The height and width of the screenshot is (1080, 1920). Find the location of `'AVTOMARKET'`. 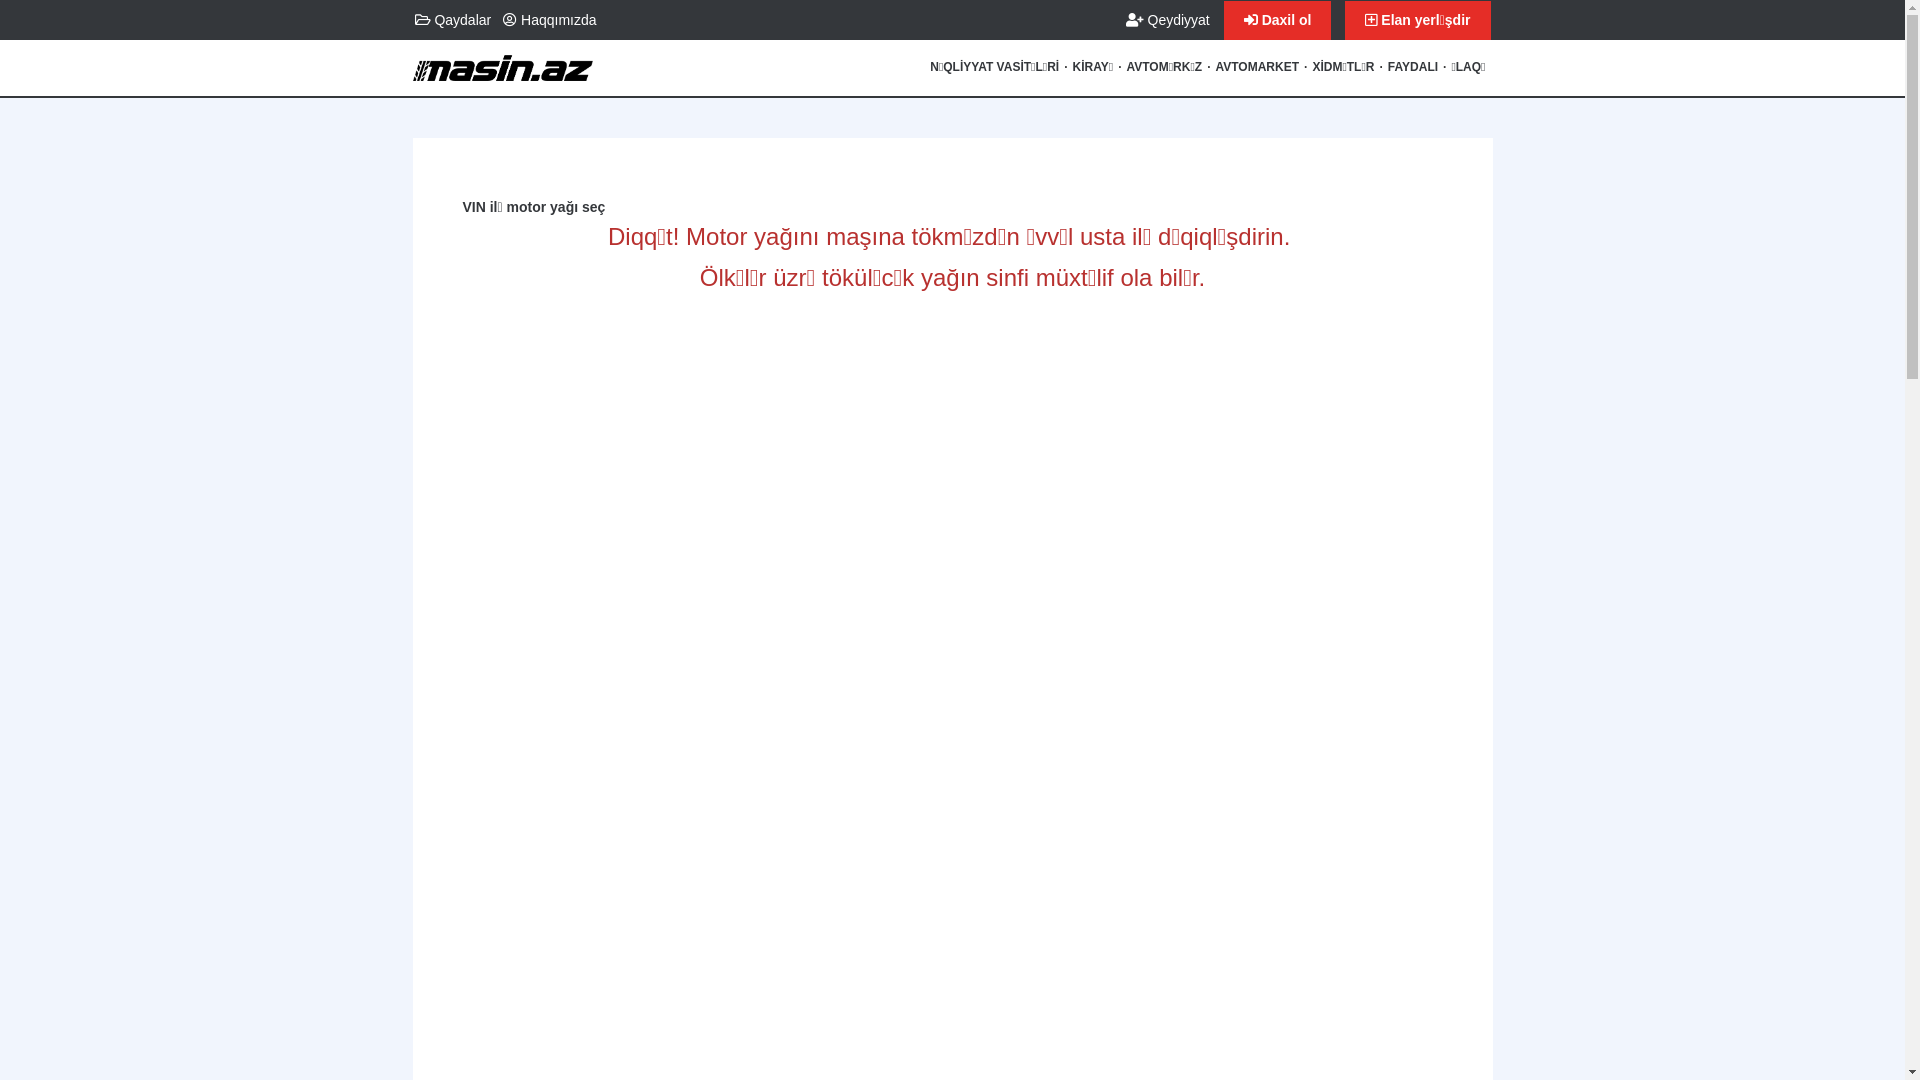

'AVTOMARKET' is located at coordinates (1256, 67).